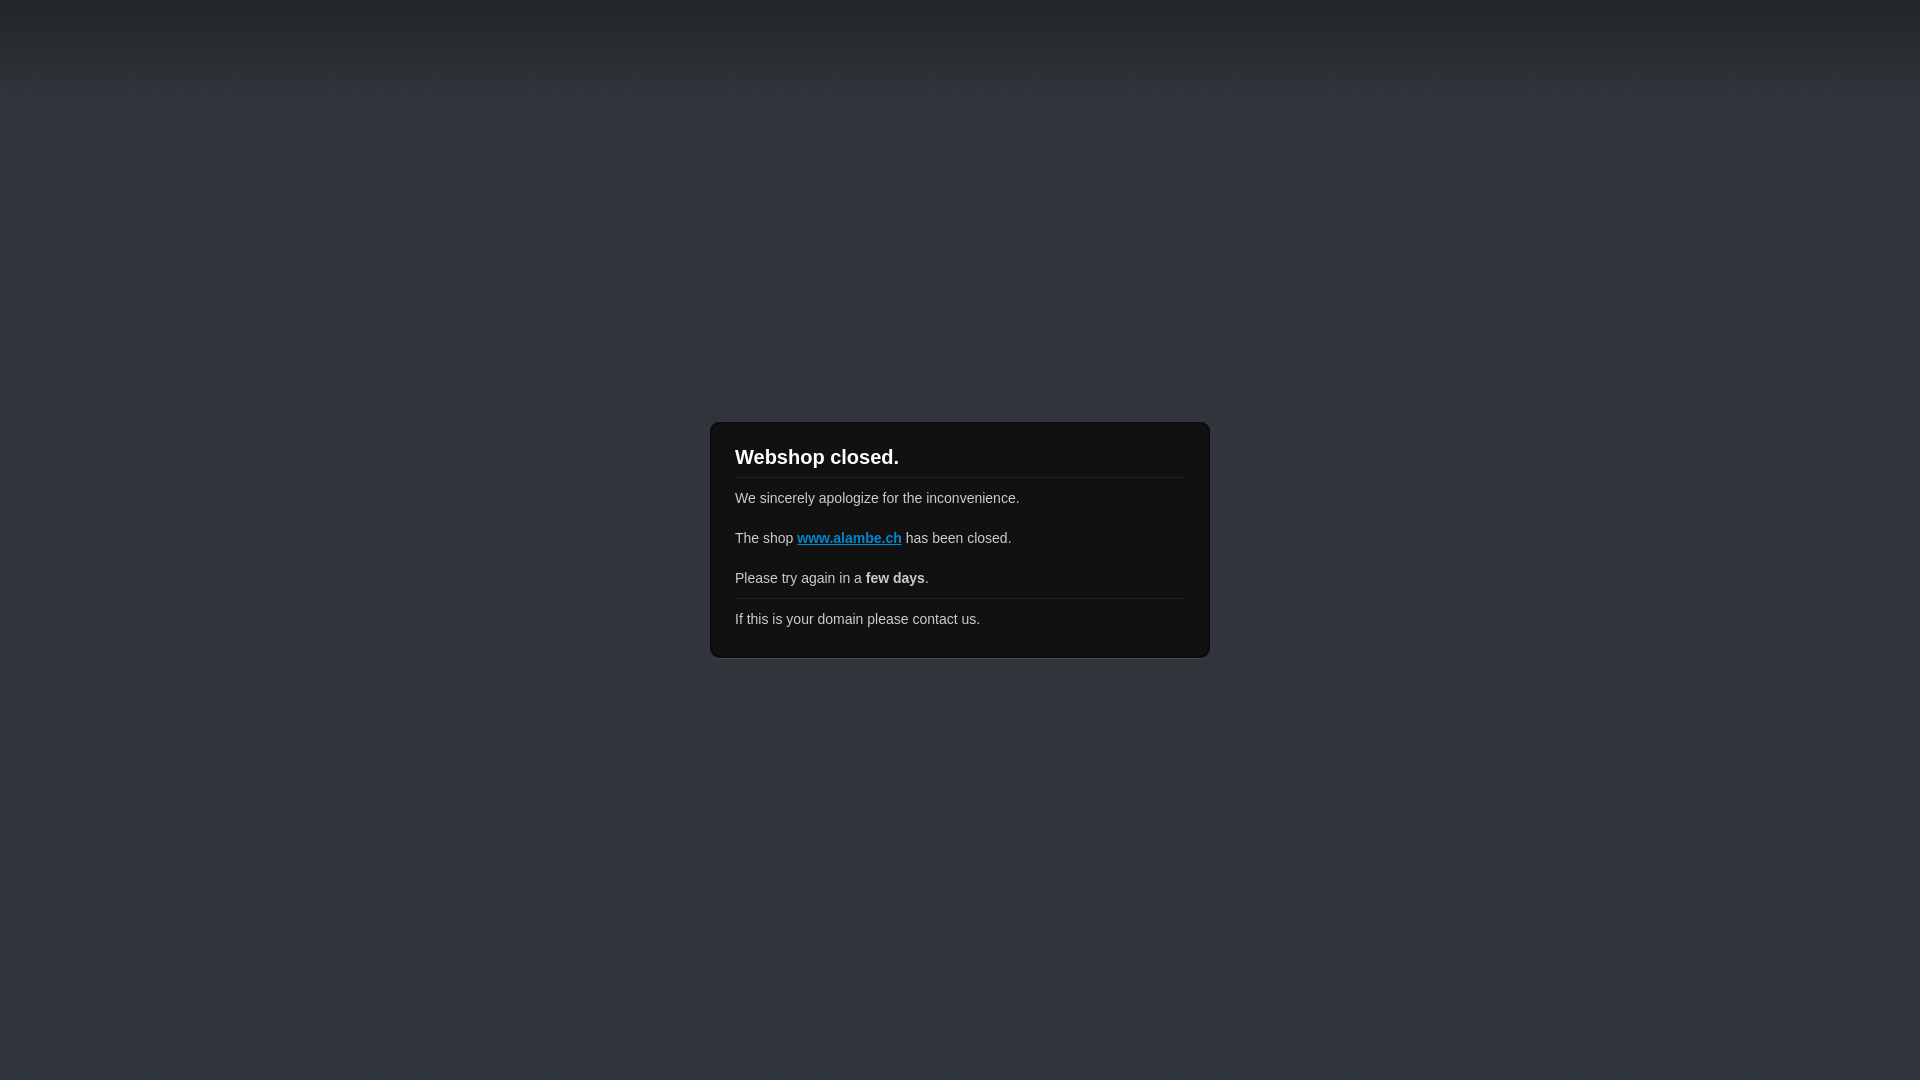  What do you see at coordinates (849, 536) in the screenshot?
I see `'www.alambe.ch'` at bounding box center [849, 536].